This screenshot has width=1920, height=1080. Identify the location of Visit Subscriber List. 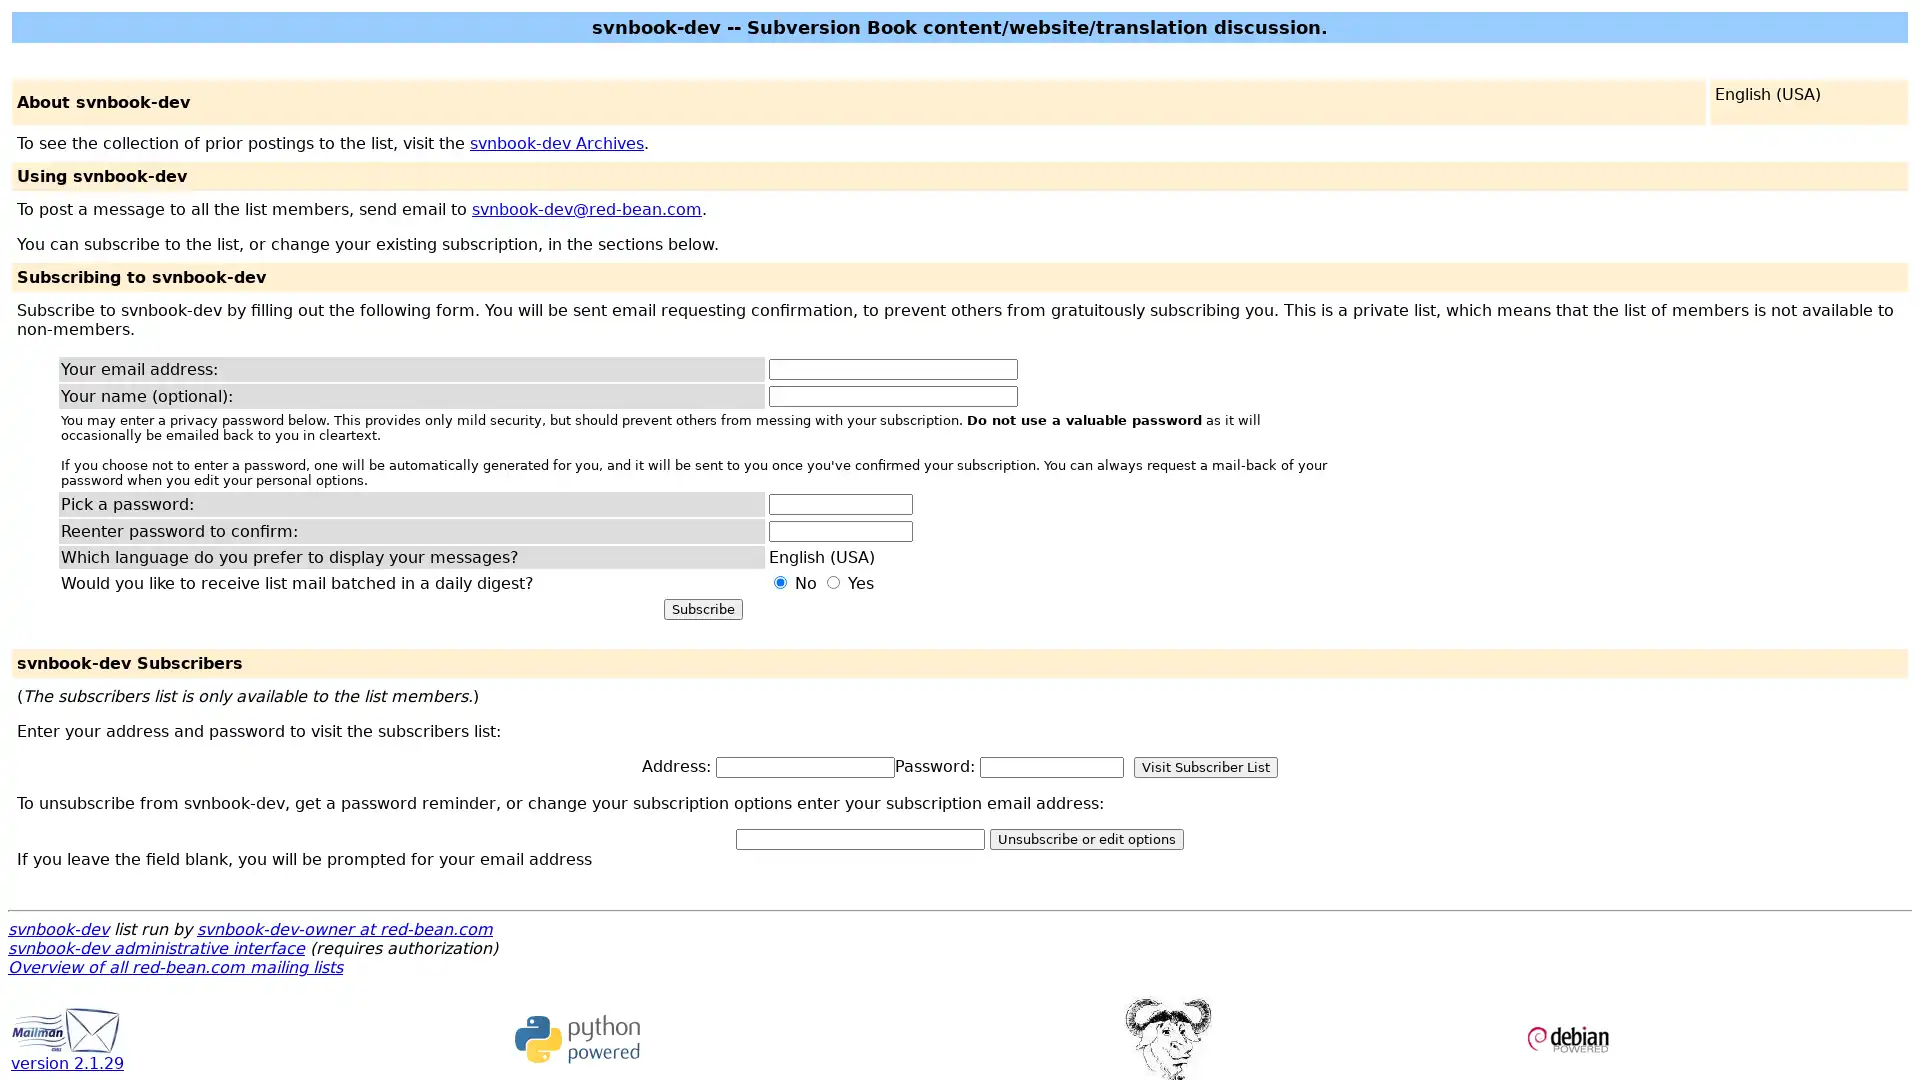
(1204, 766).